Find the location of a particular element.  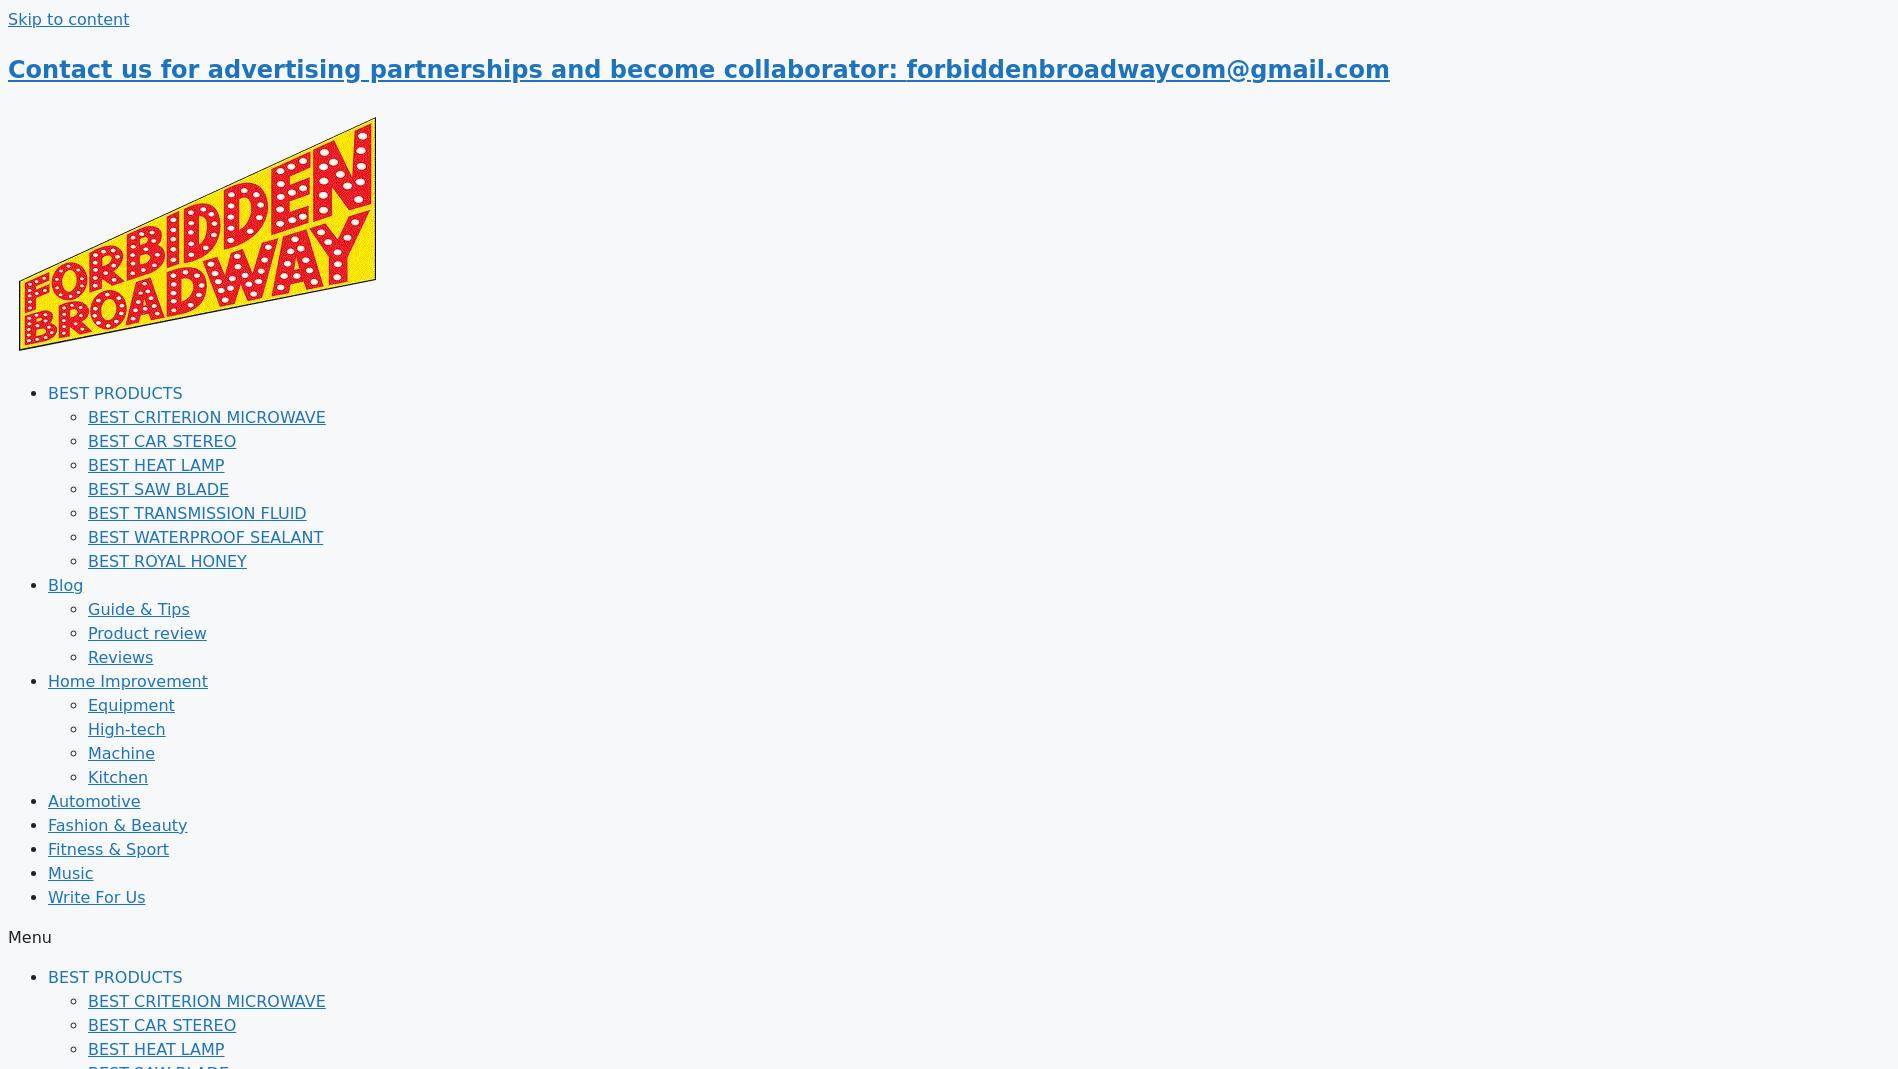

'BEST WATERPROOF SEALANT' is located at coordinates (204, 536).